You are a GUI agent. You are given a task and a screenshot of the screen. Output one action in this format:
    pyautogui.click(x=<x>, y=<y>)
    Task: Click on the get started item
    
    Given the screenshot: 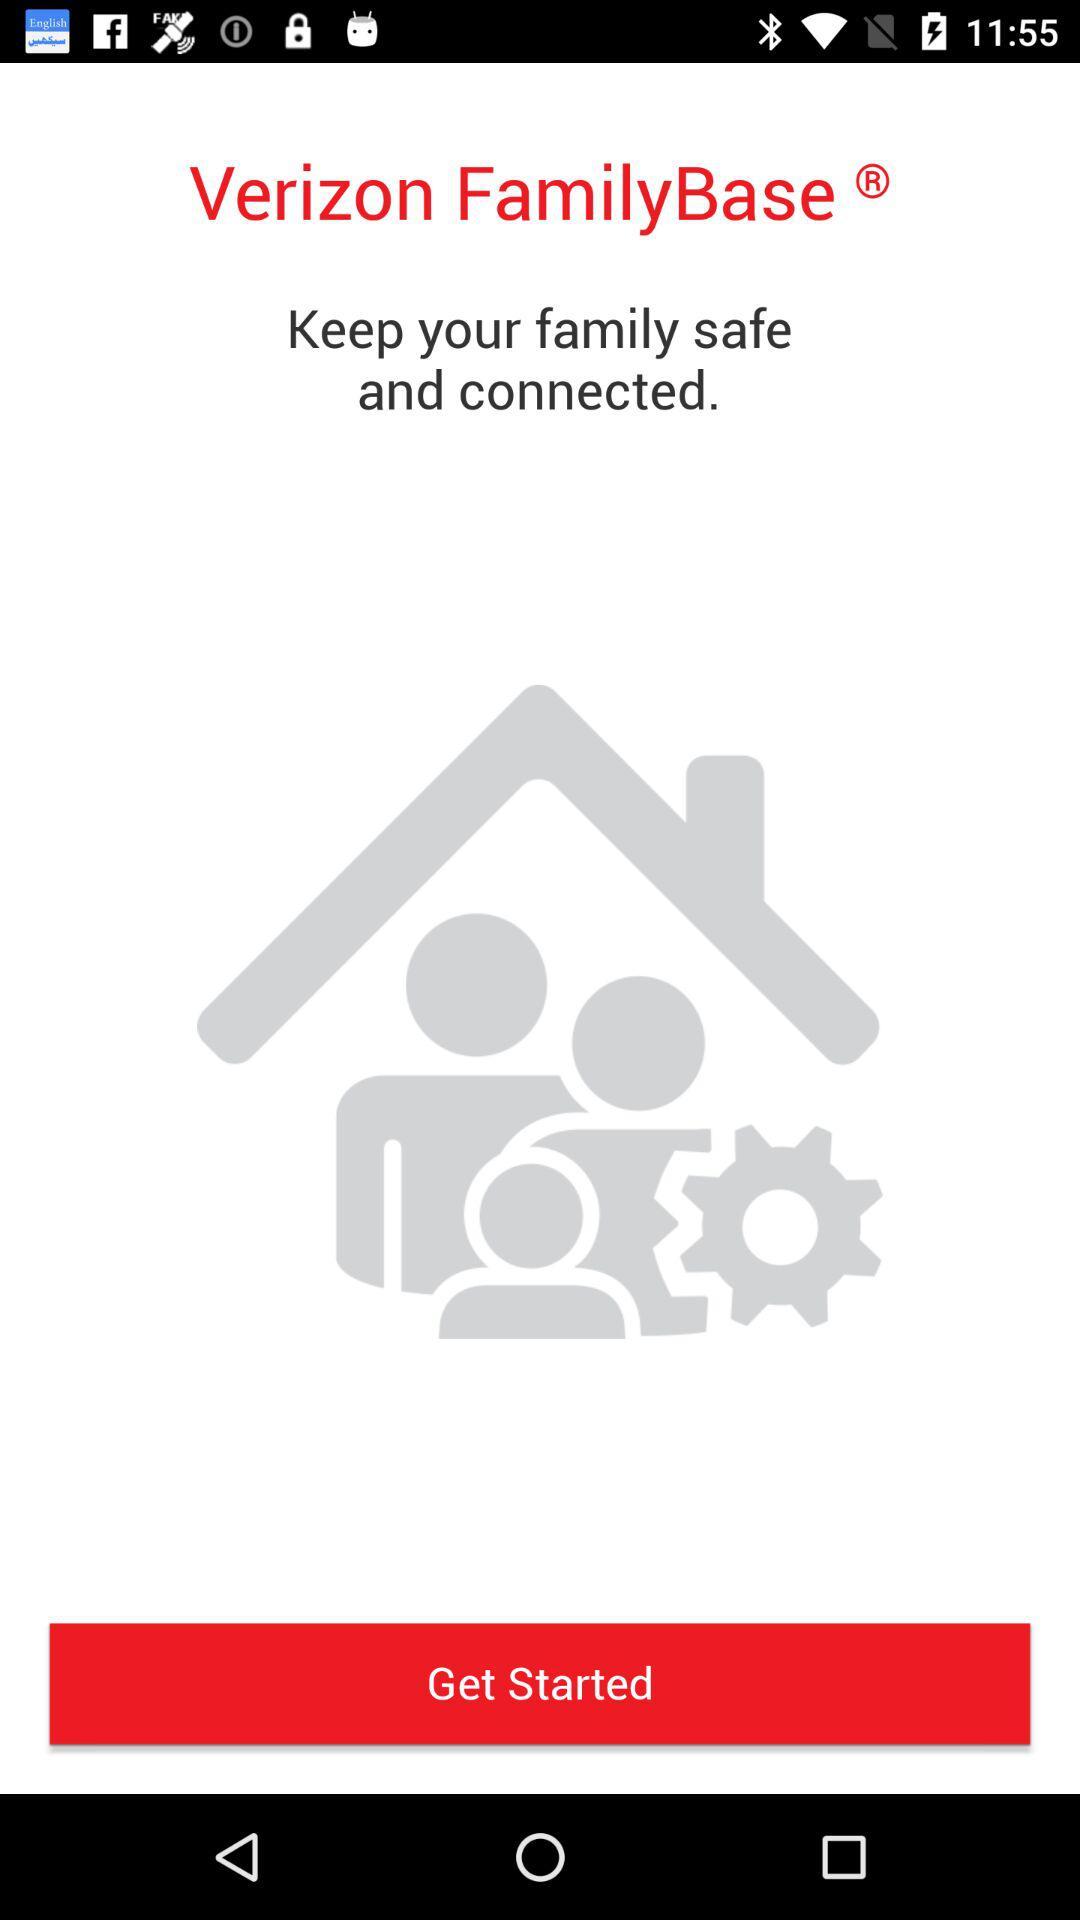 What is the action you would take?
    pyautogui.click(x=540, y=1682)
    